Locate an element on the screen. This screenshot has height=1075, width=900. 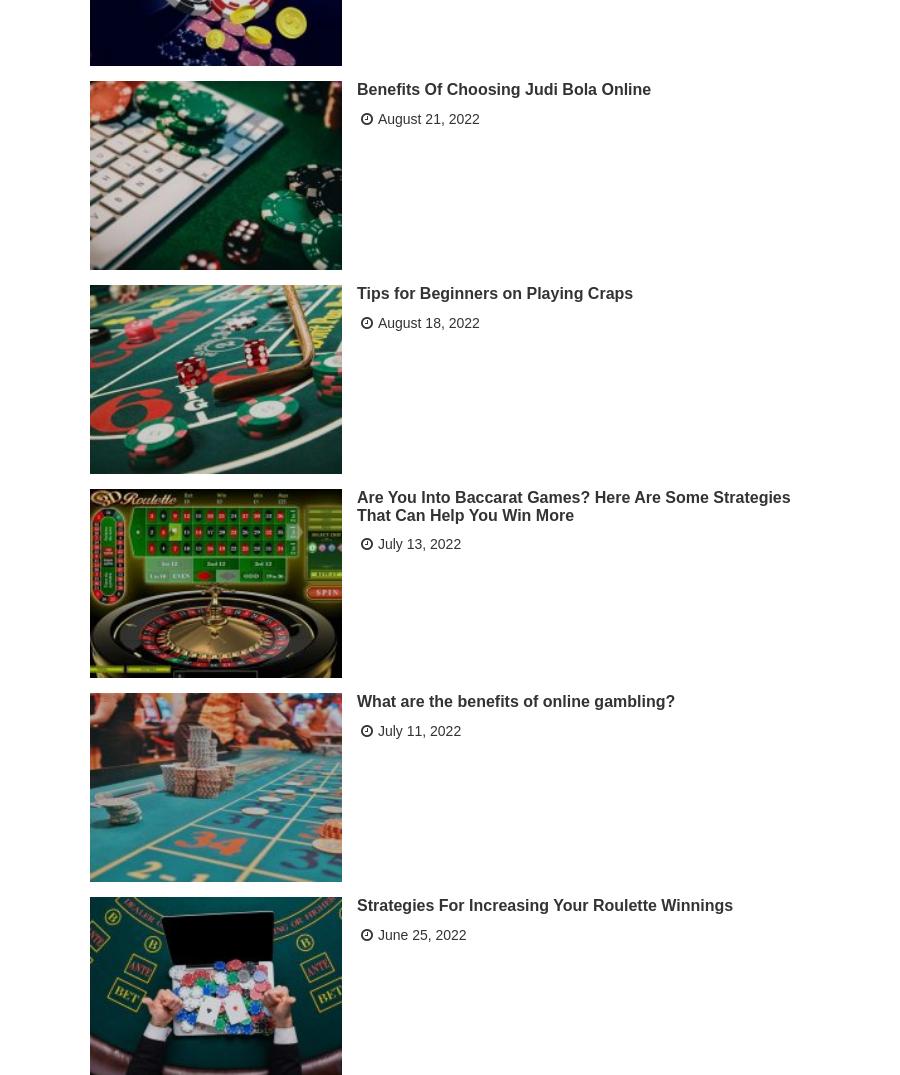
'What are the benefits of online gambling?' is located at coordinates (357, 699).